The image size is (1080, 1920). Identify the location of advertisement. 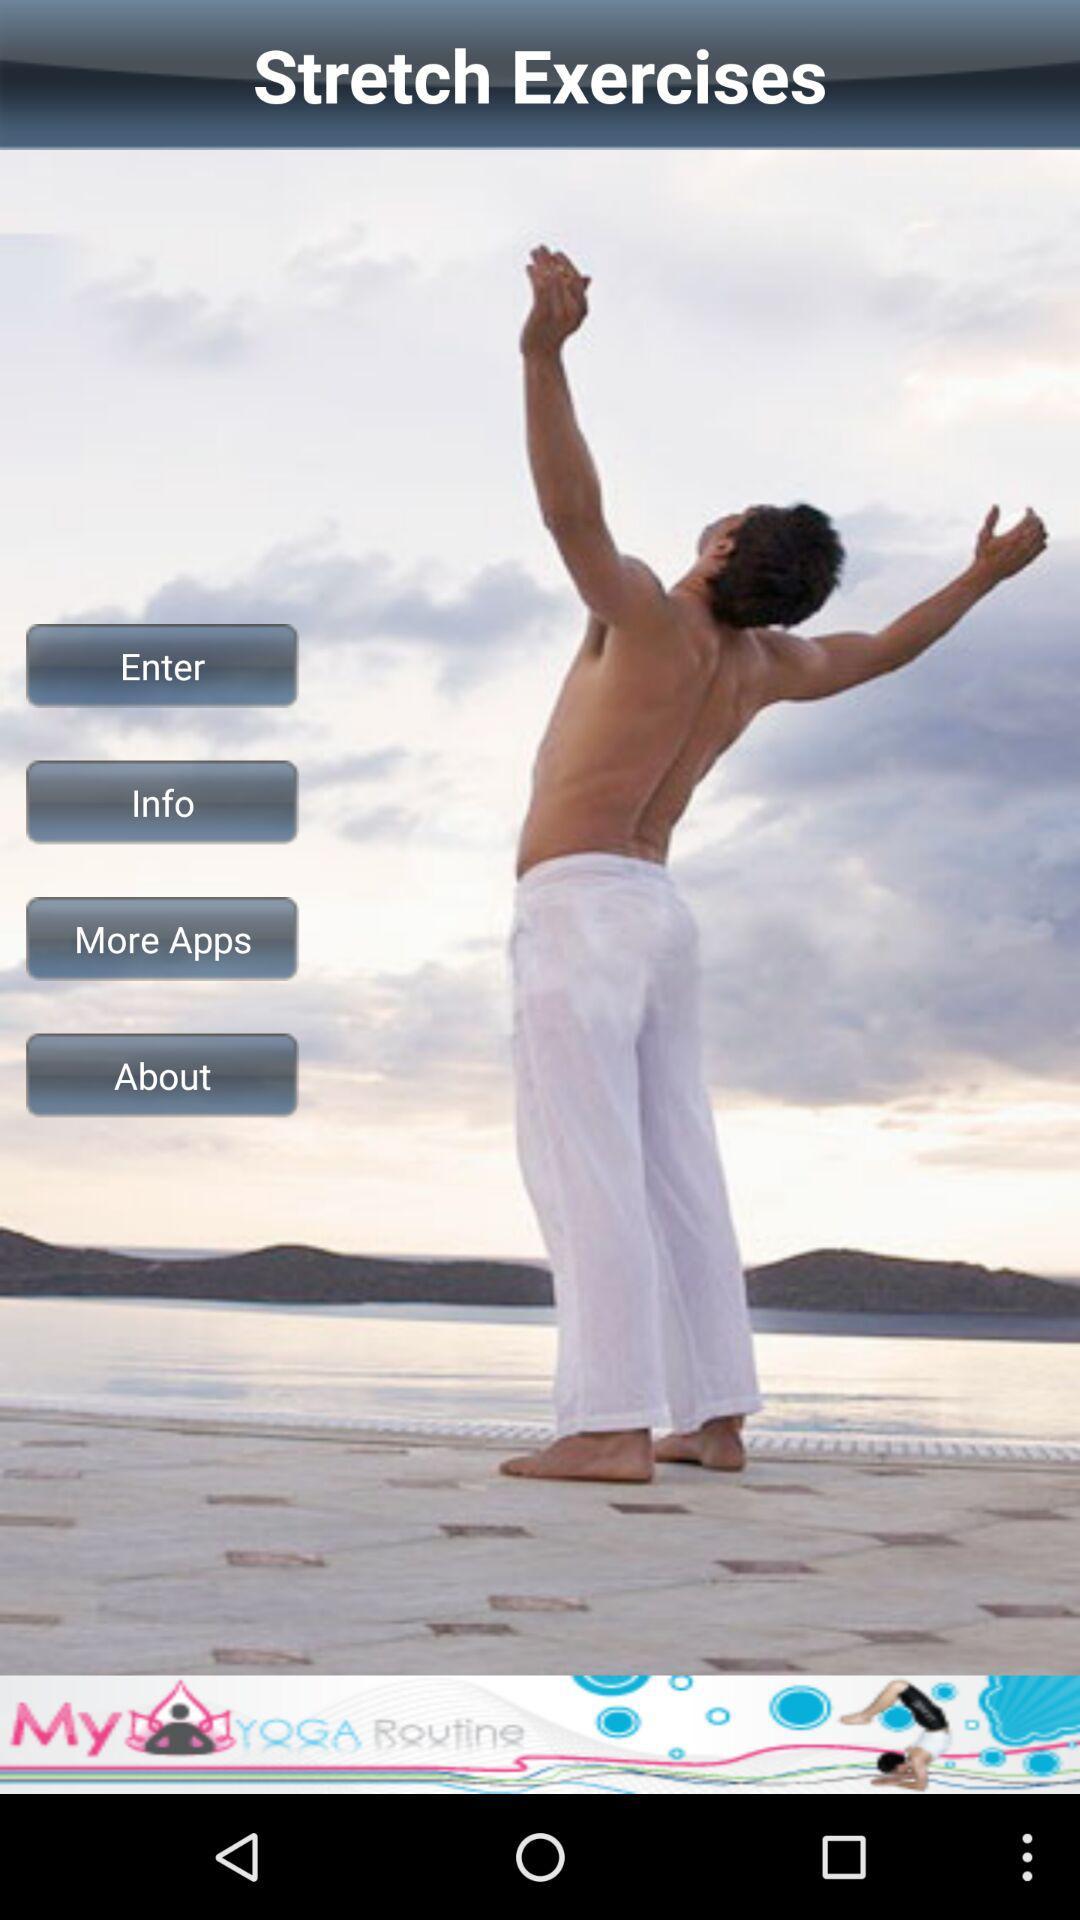
(540, 1733).